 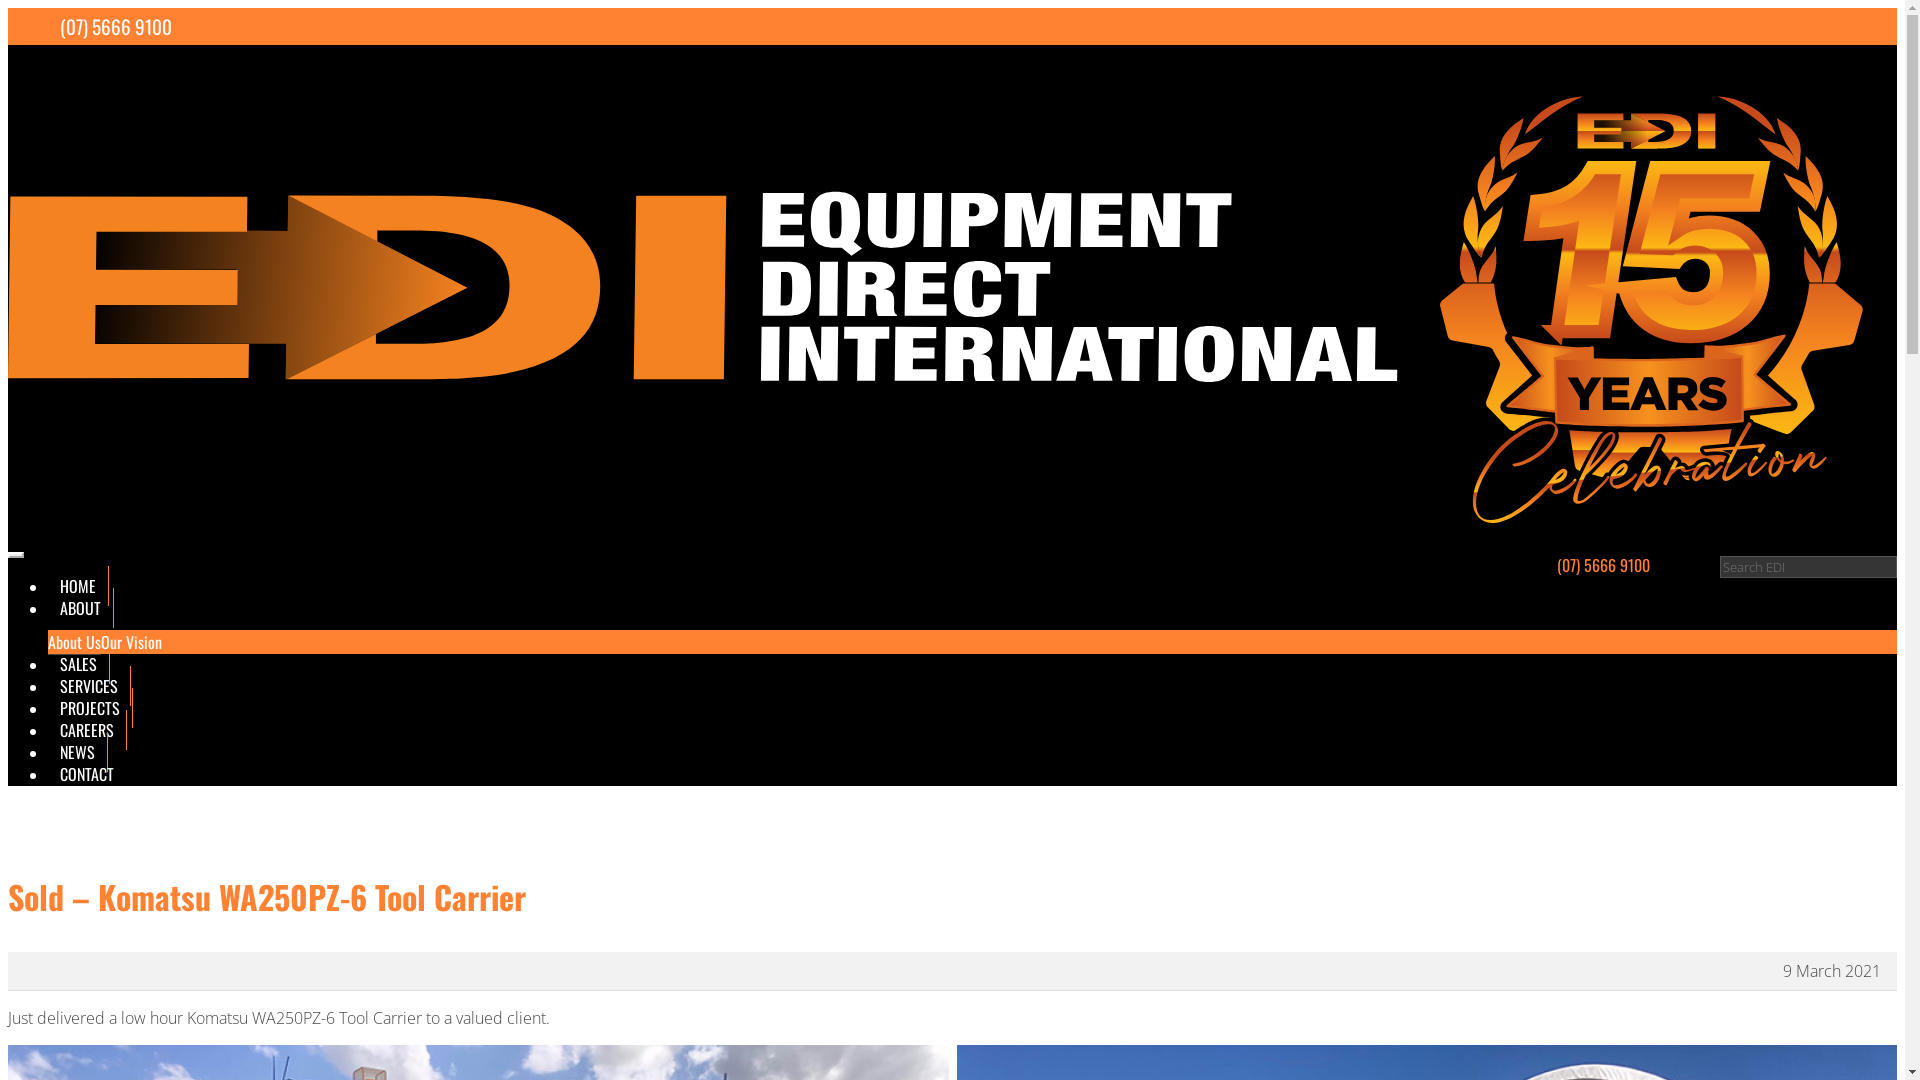 What do you see at coordinates (88, 685) in the screenshot?
I see `'SERVICES'` at bounding box center [88, 685].